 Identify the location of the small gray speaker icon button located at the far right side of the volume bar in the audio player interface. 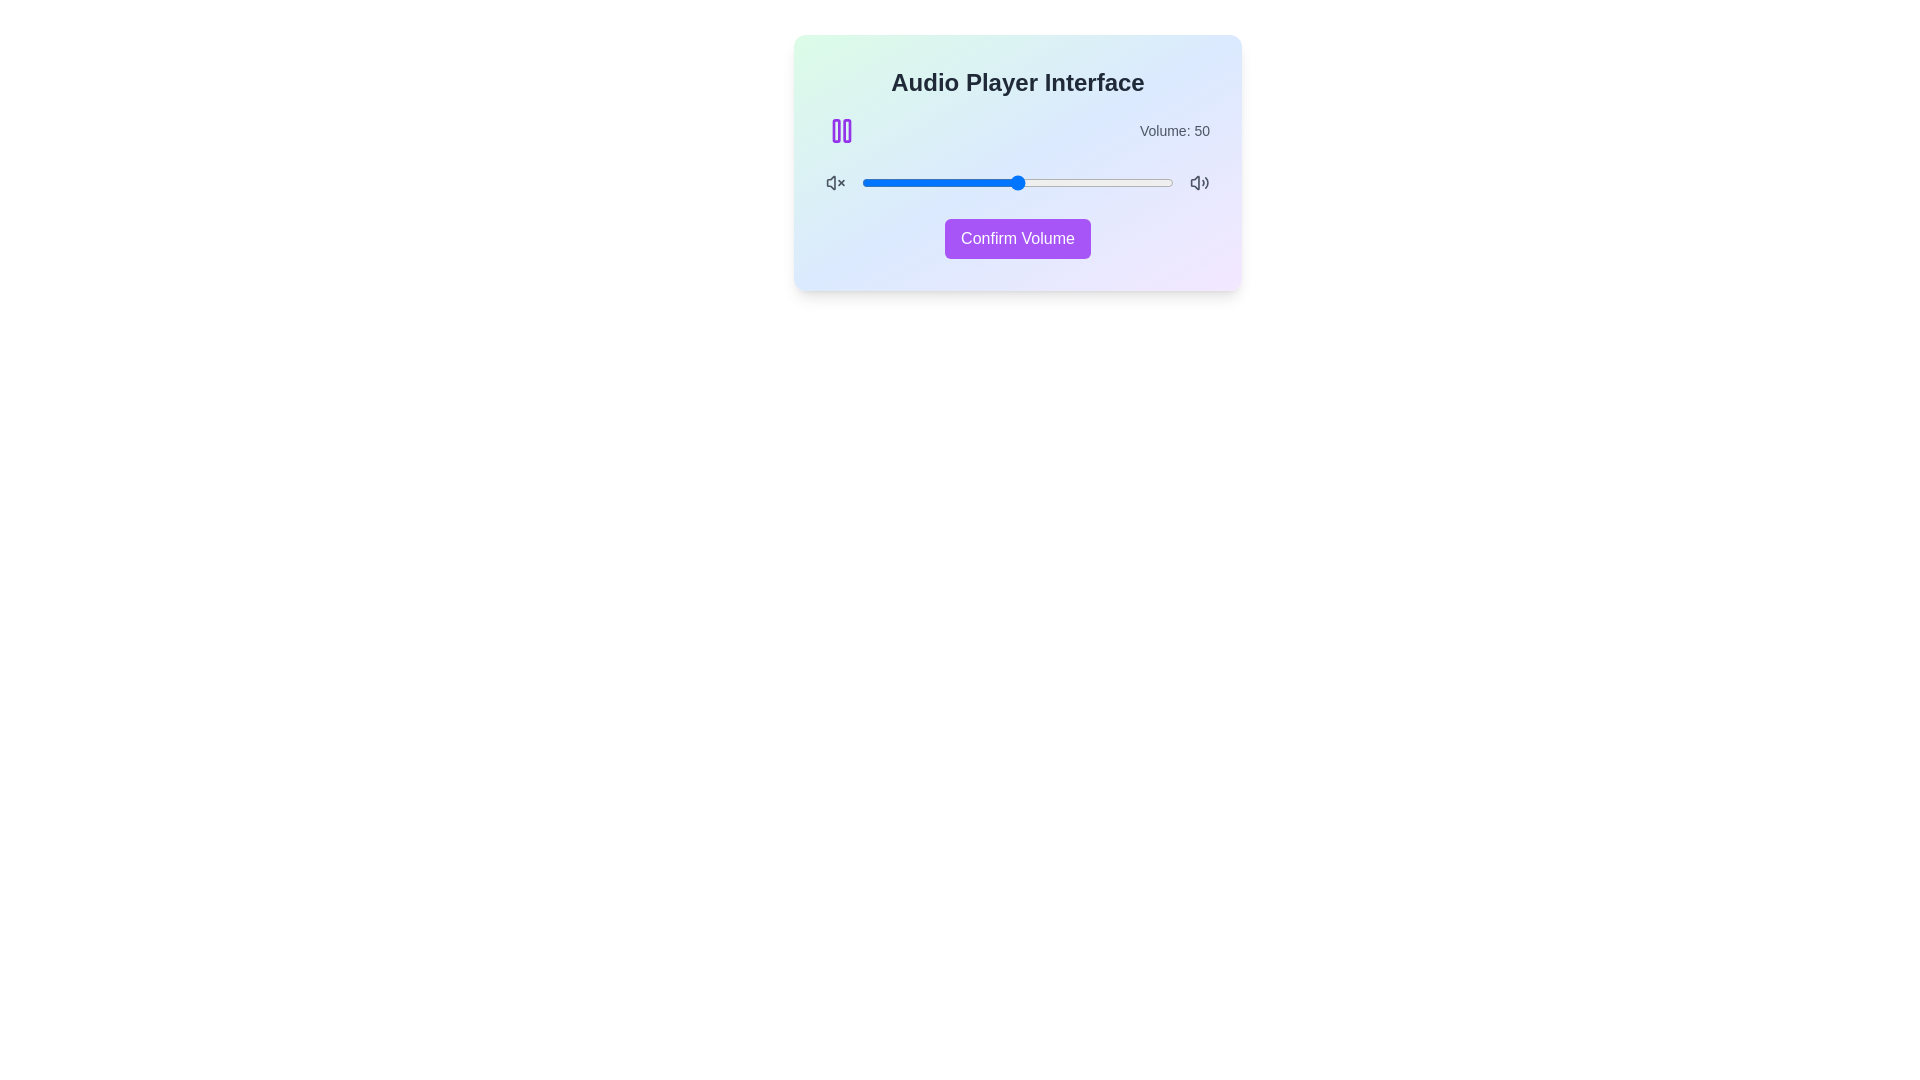
(1195, 182).